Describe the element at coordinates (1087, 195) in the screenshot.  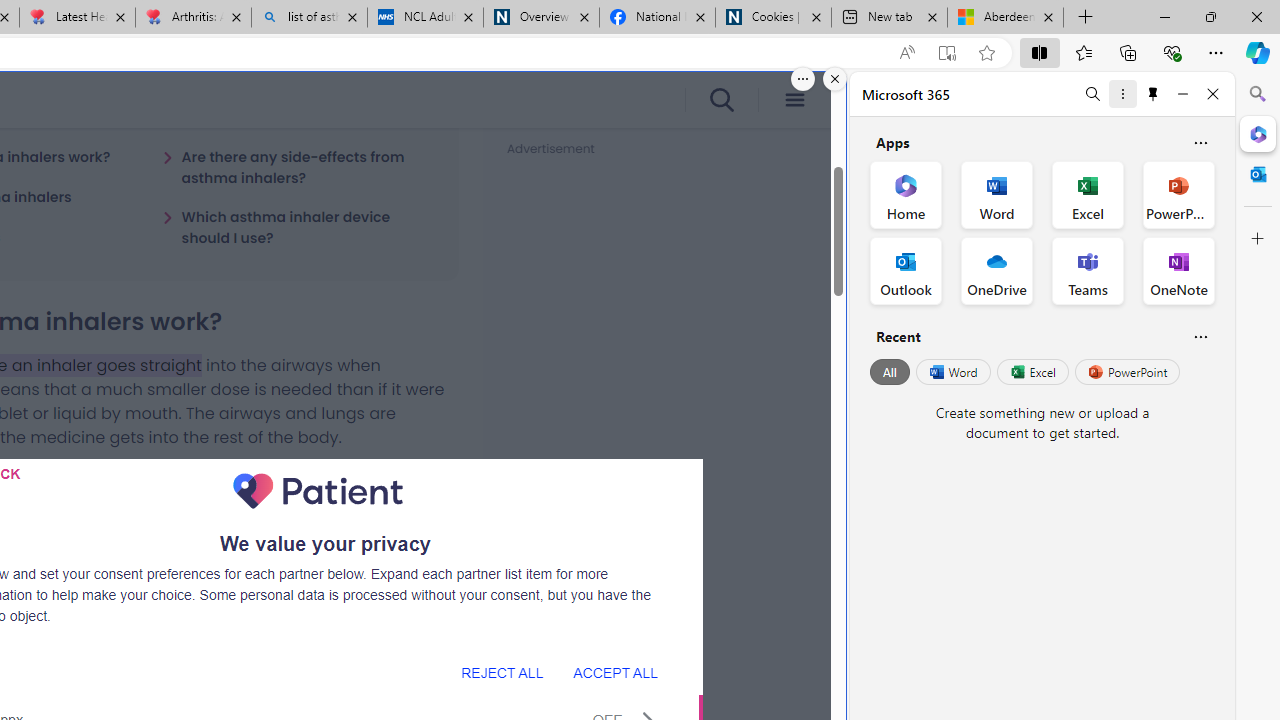
I see `'Excel Office App'` at that location.